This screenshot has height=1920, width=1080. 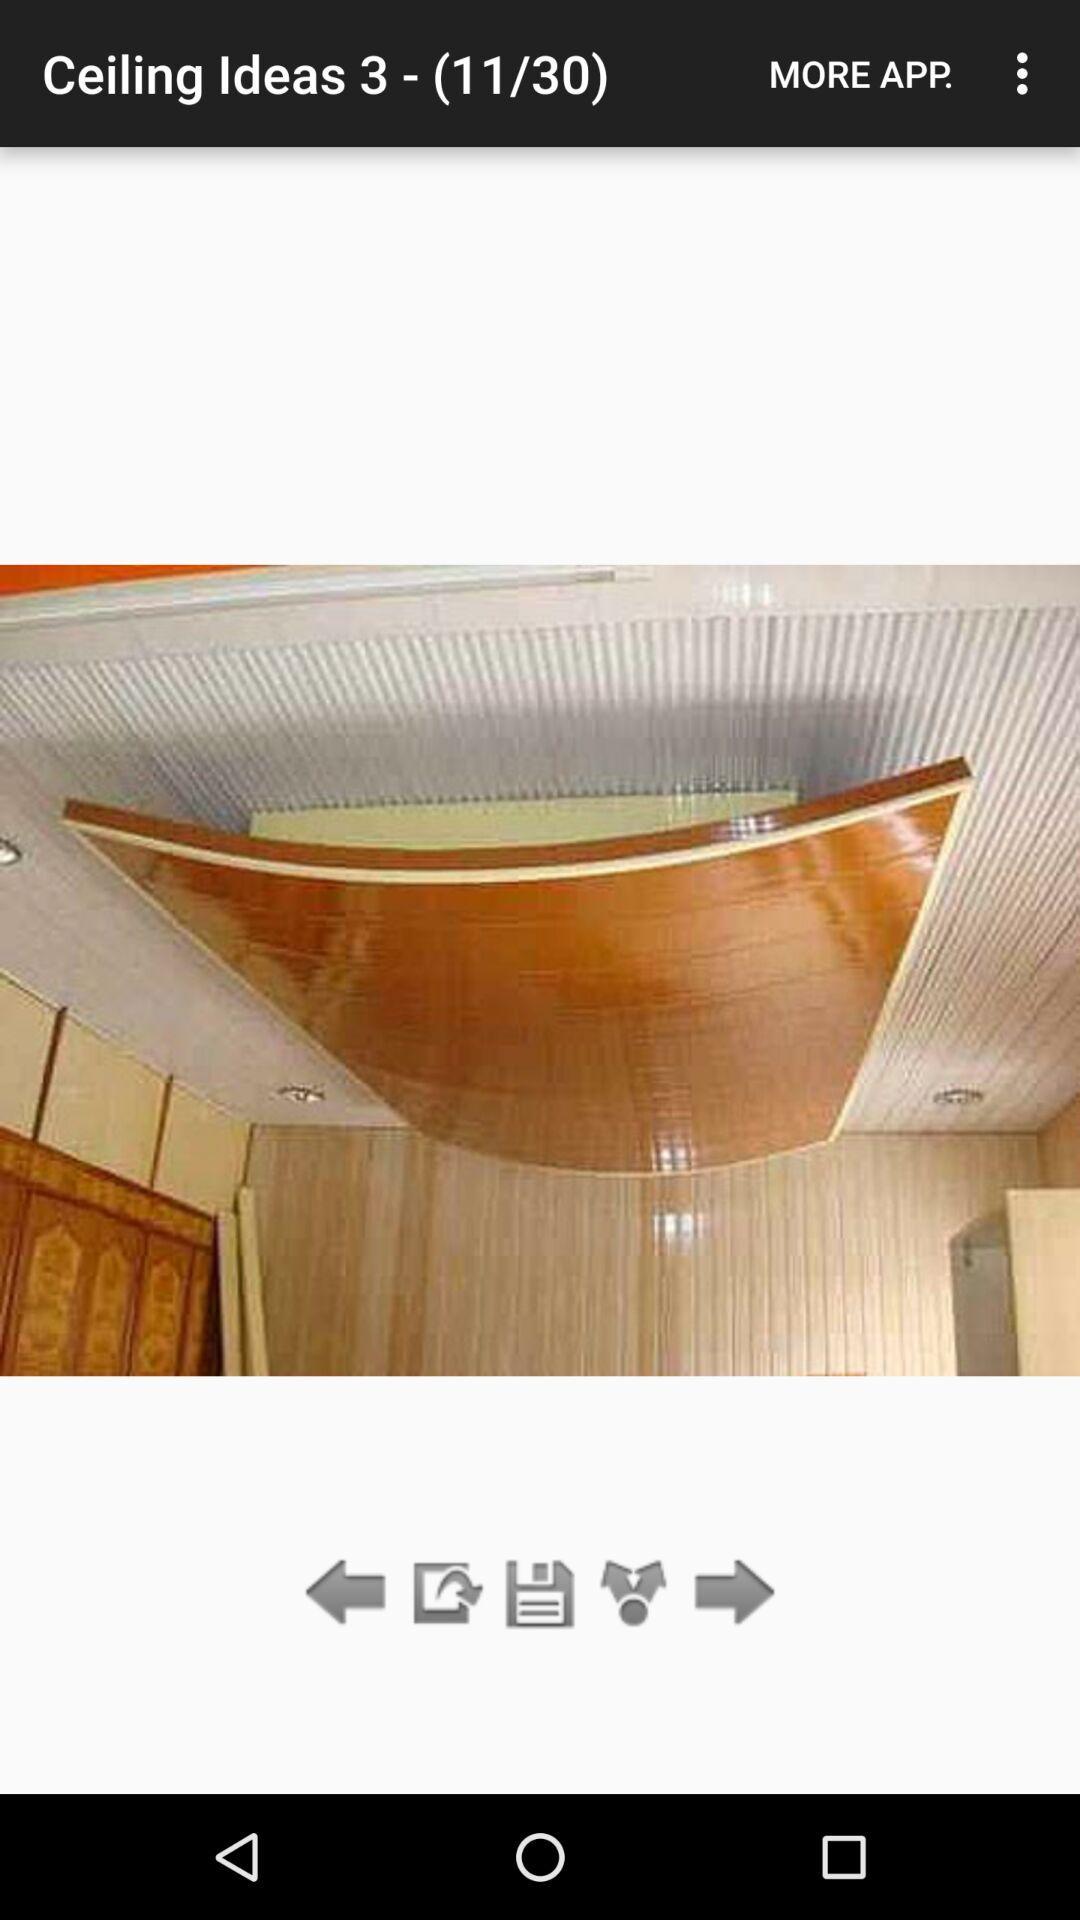 I want to click on icon next to the ceiling ideas 3, so click(x=860, y=73).